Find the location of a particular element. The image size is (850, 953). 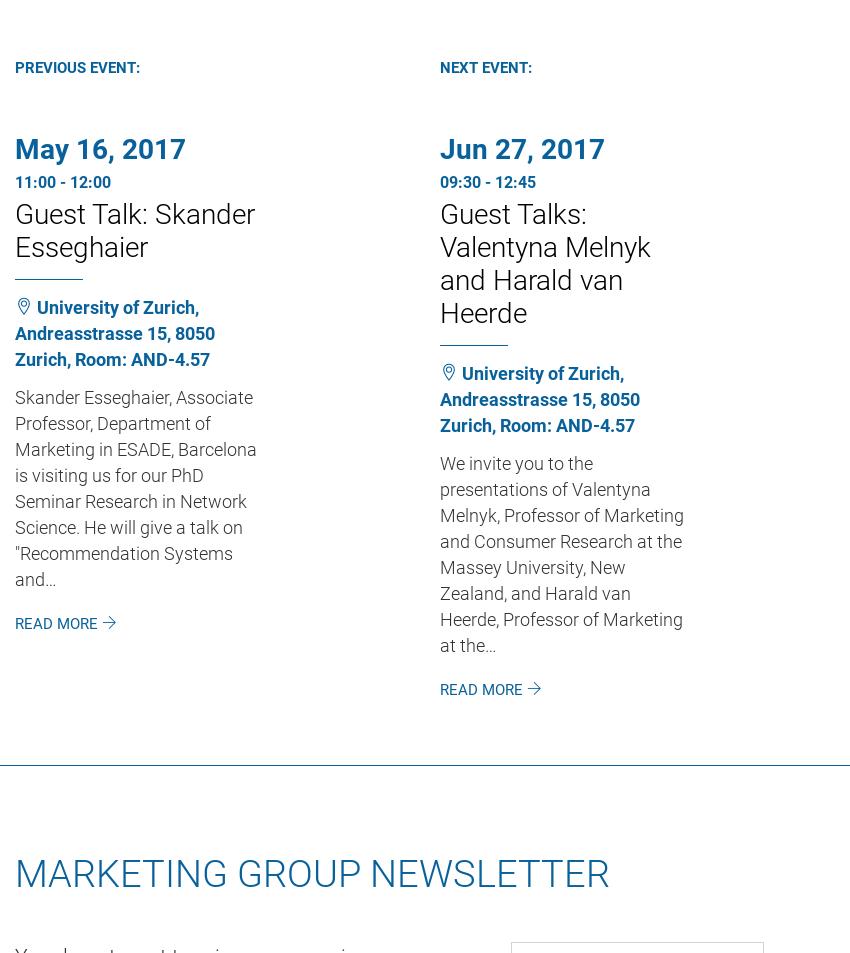

'Next Event:' is located at coordinates (486, 65).